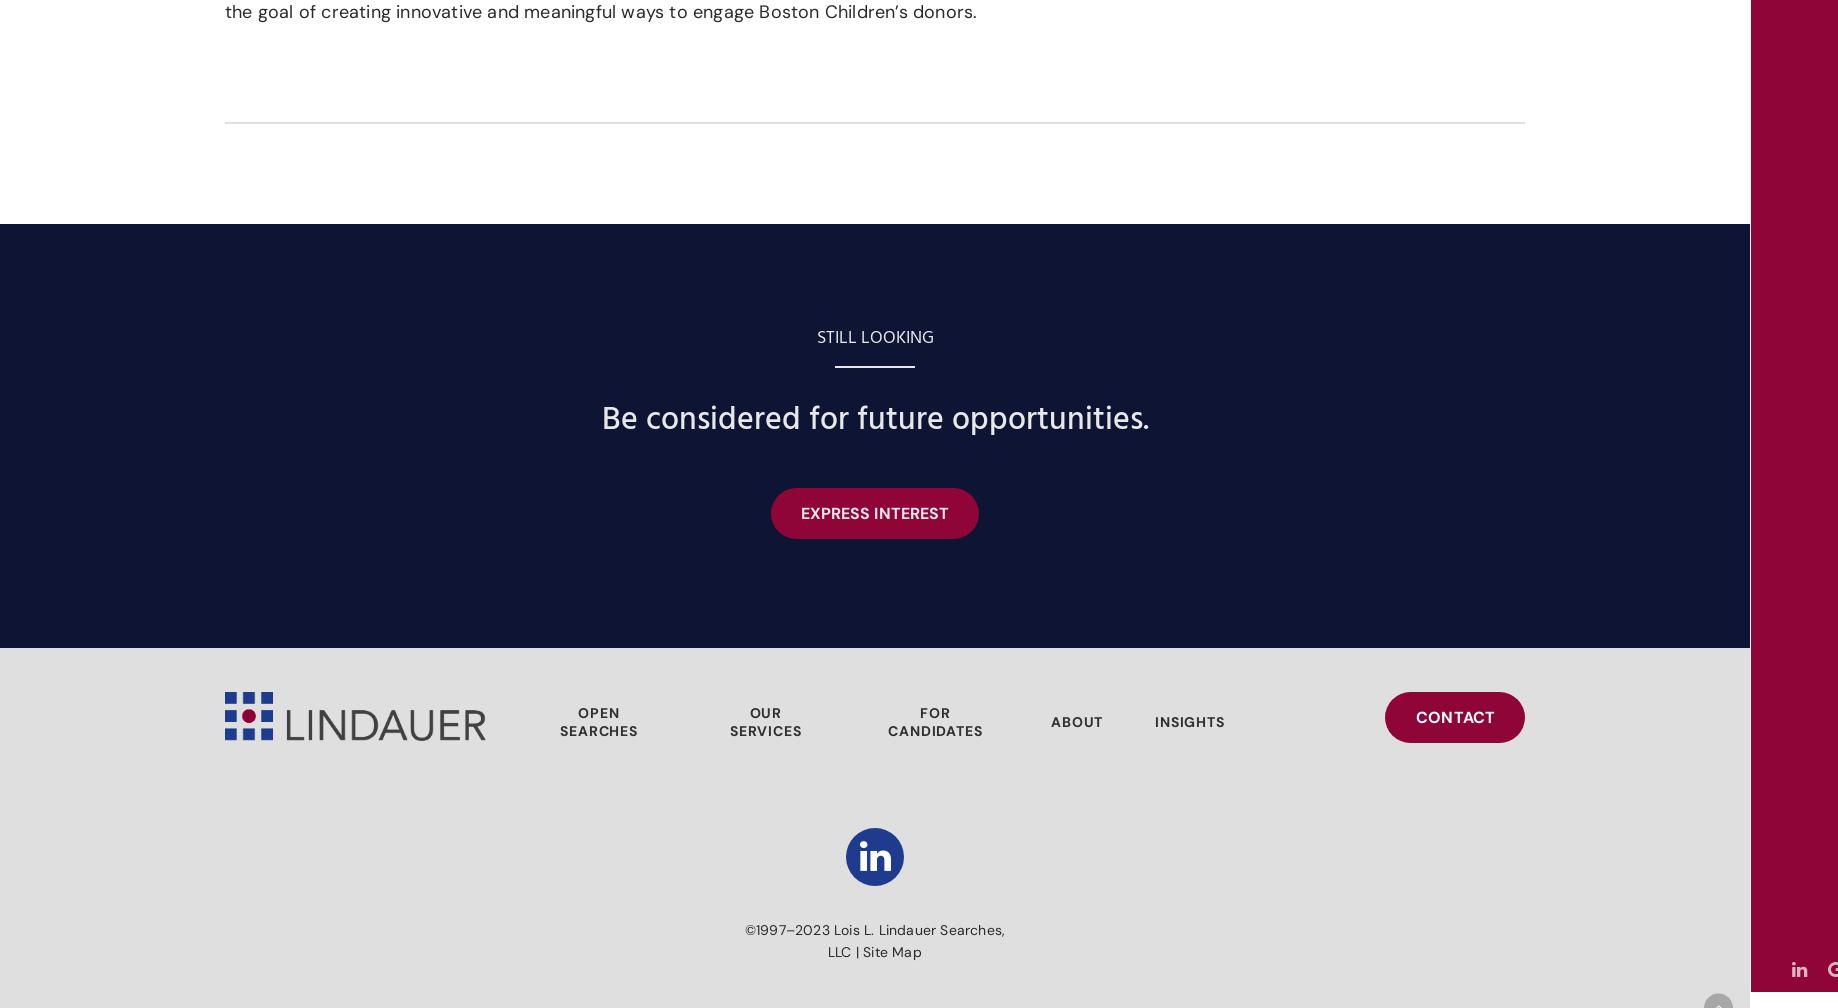 Image resolution: width=1838 pixels, height=1008 pixels. Describe the element at coordinates (598, 722) in the screenshot. I see `'OPEN  SEARCHES'` at that location.